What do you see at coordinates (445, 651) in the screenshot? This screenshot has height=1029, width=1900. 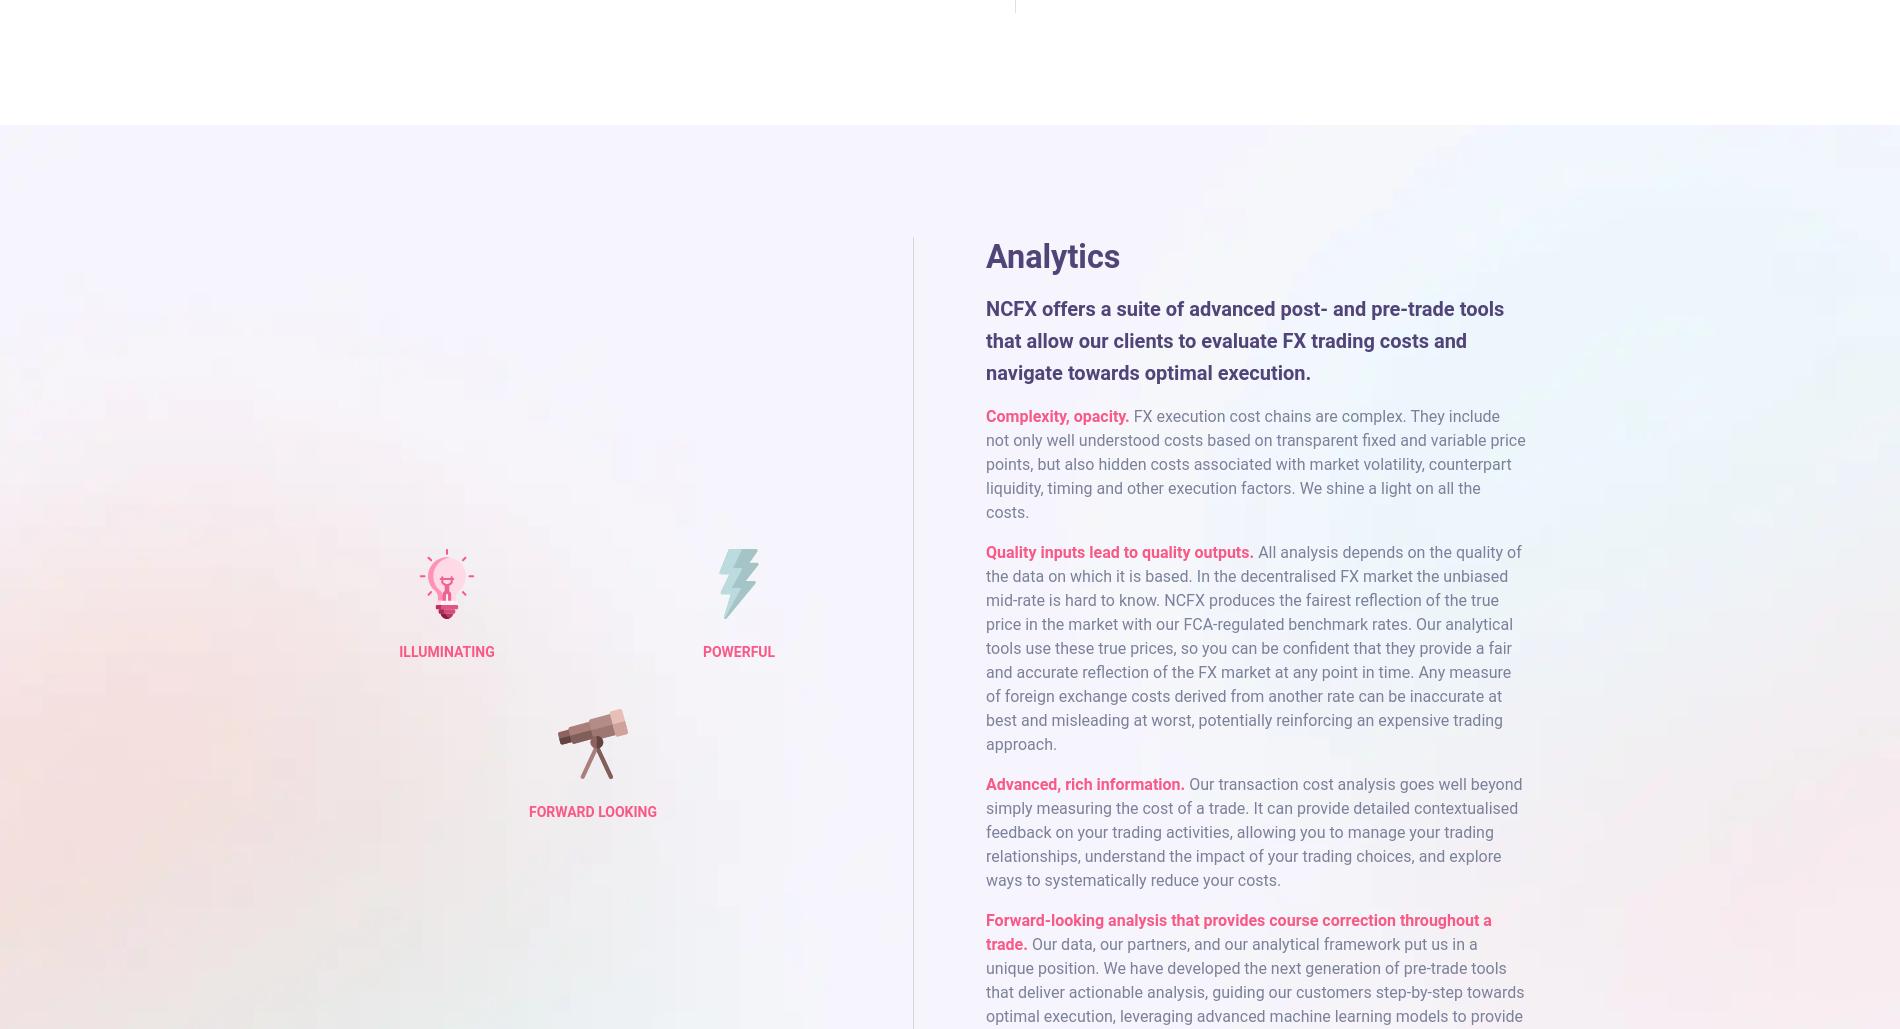 I see `'illuminating'` at bounding box center [445, 651].